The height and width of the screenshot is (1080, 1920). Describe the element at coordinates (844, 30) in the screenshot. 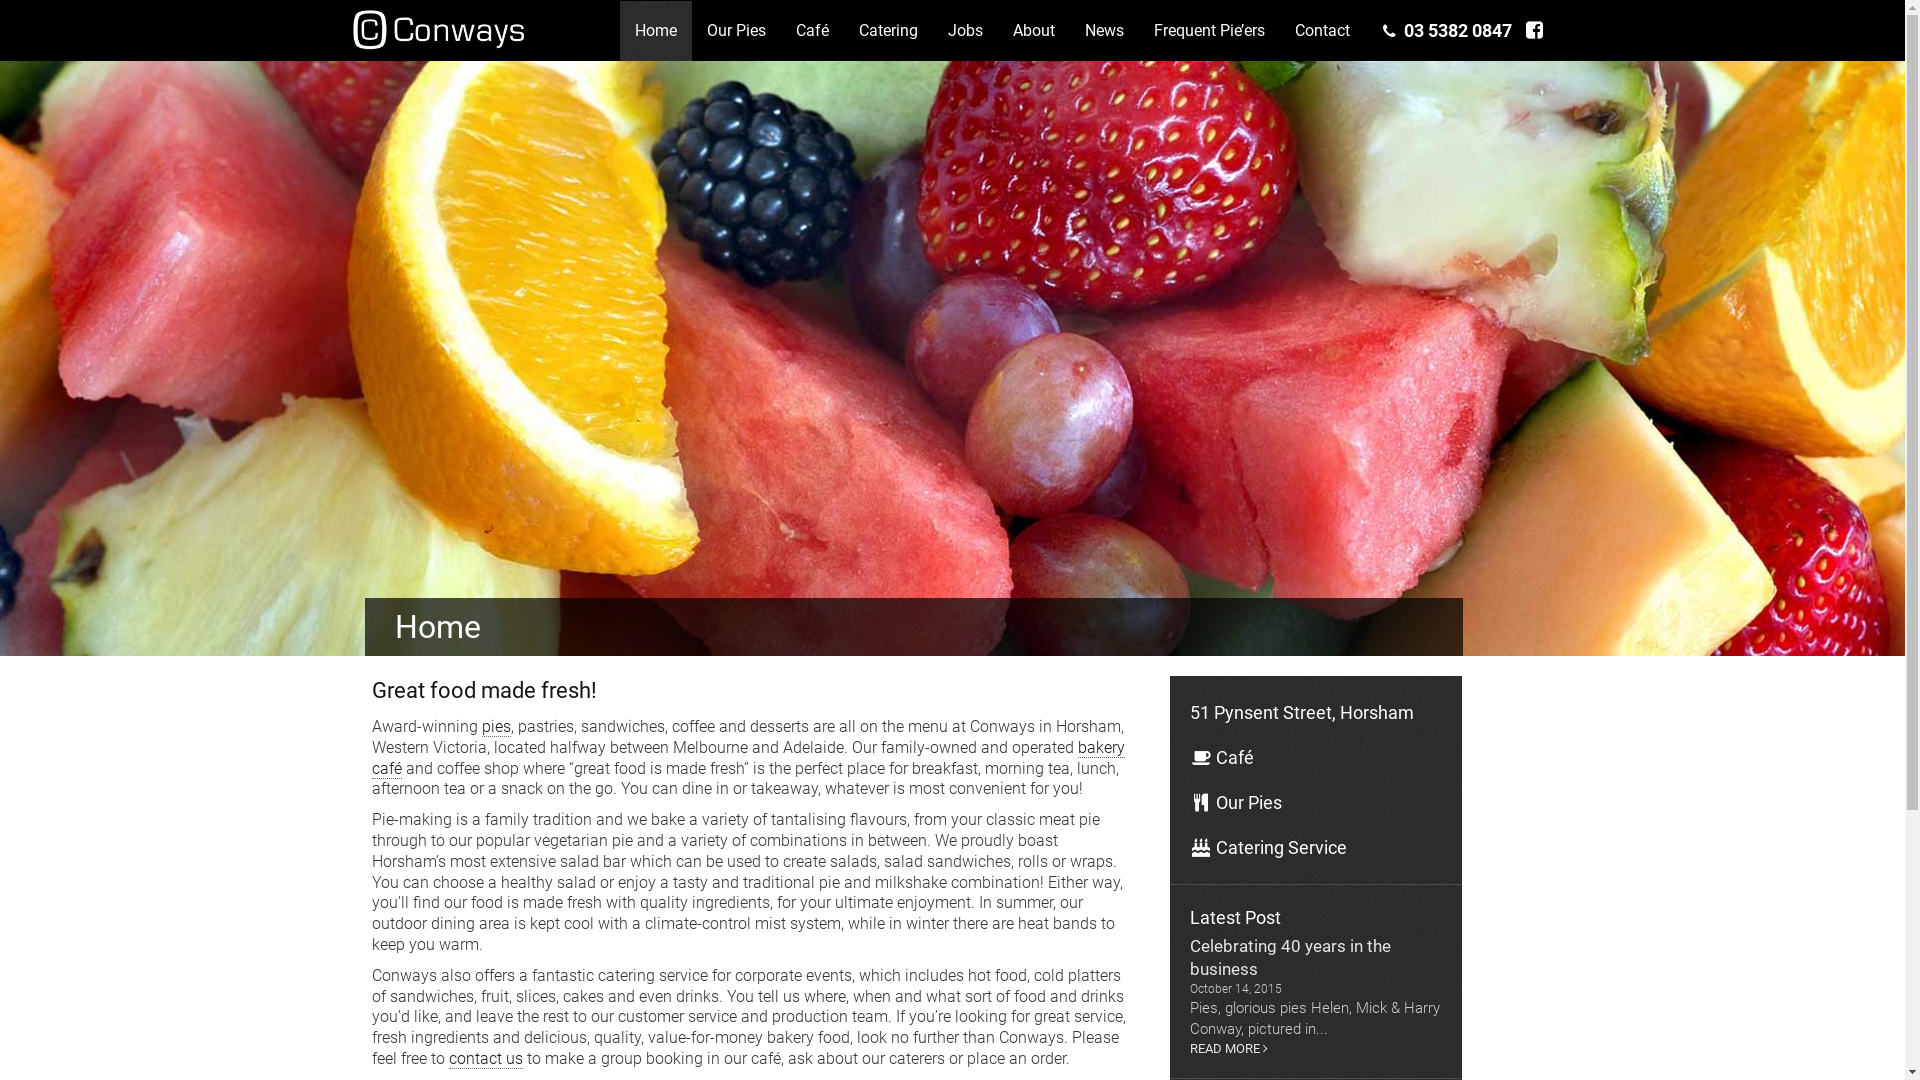

I see `'Catering'` at that location.